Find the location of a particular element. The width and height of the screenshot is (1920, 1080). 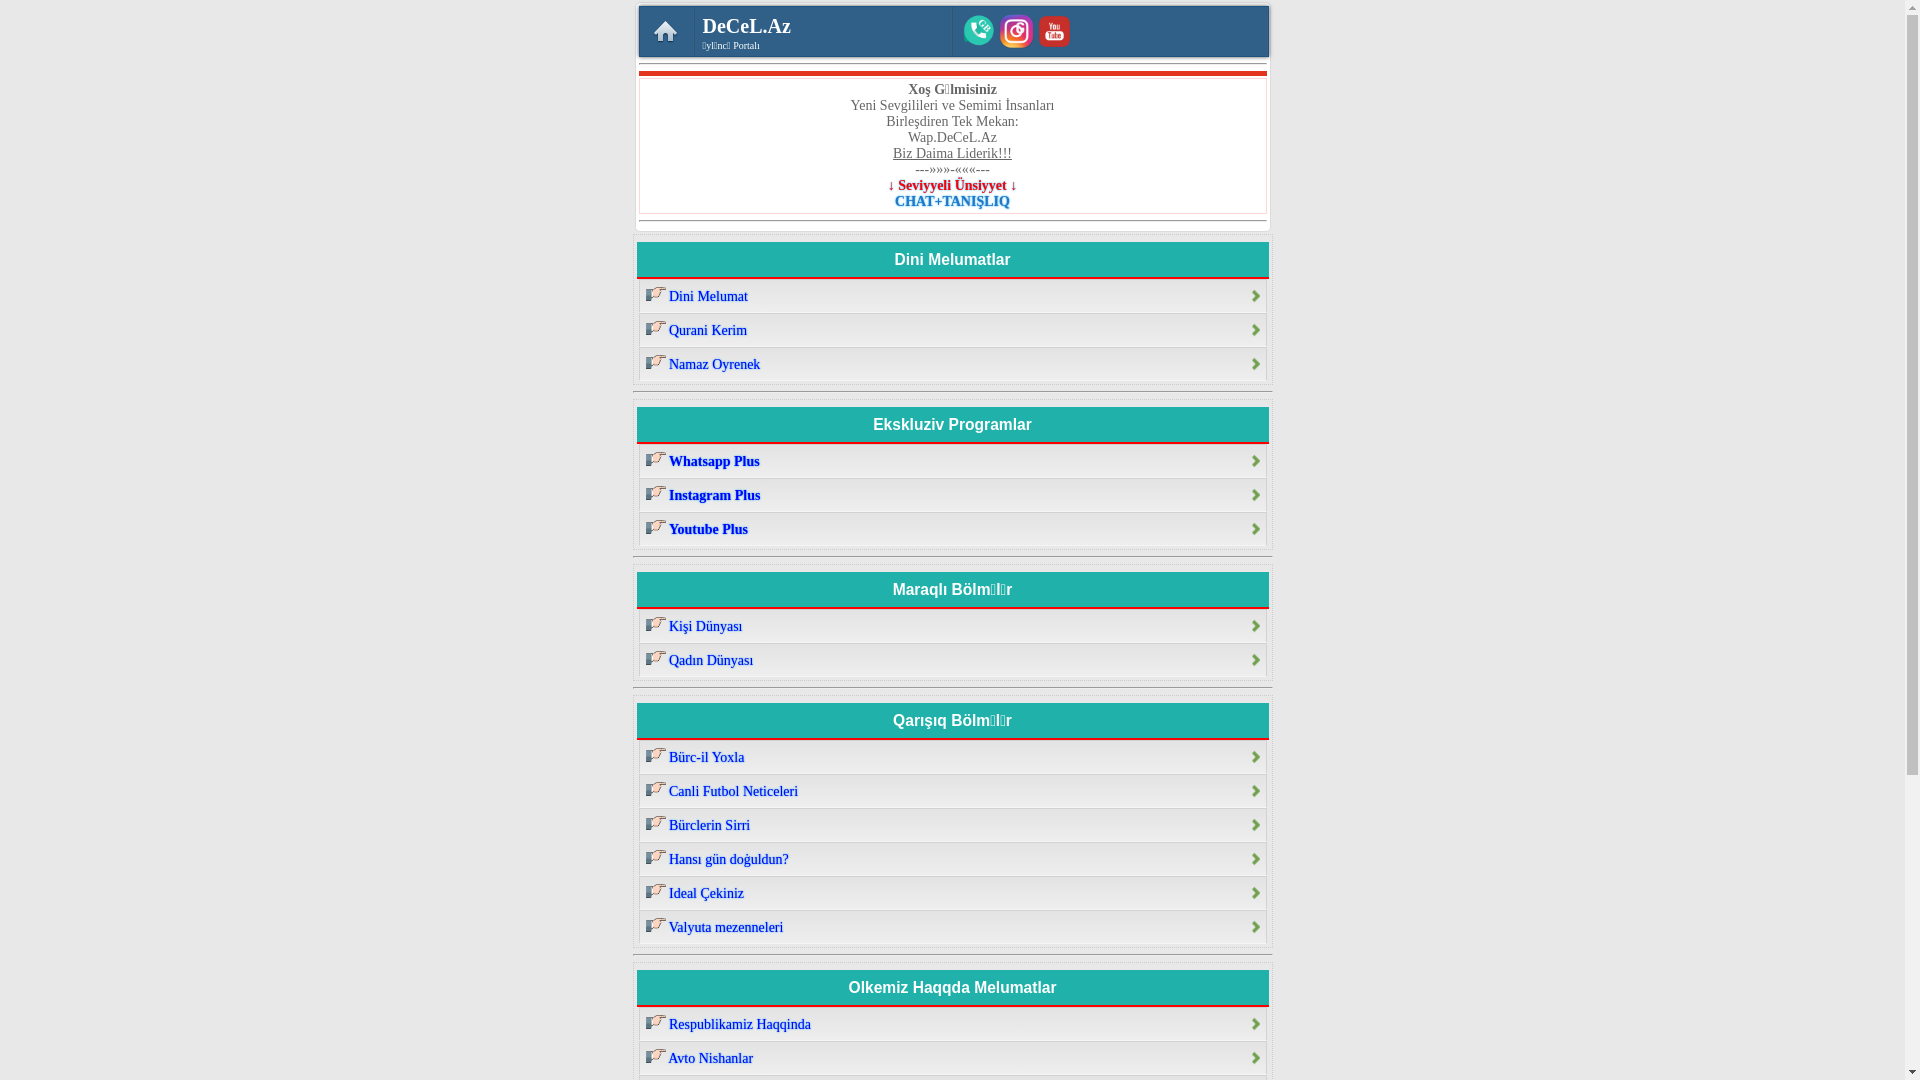

'Dini Melumat' is located at coordinates (637, 296).